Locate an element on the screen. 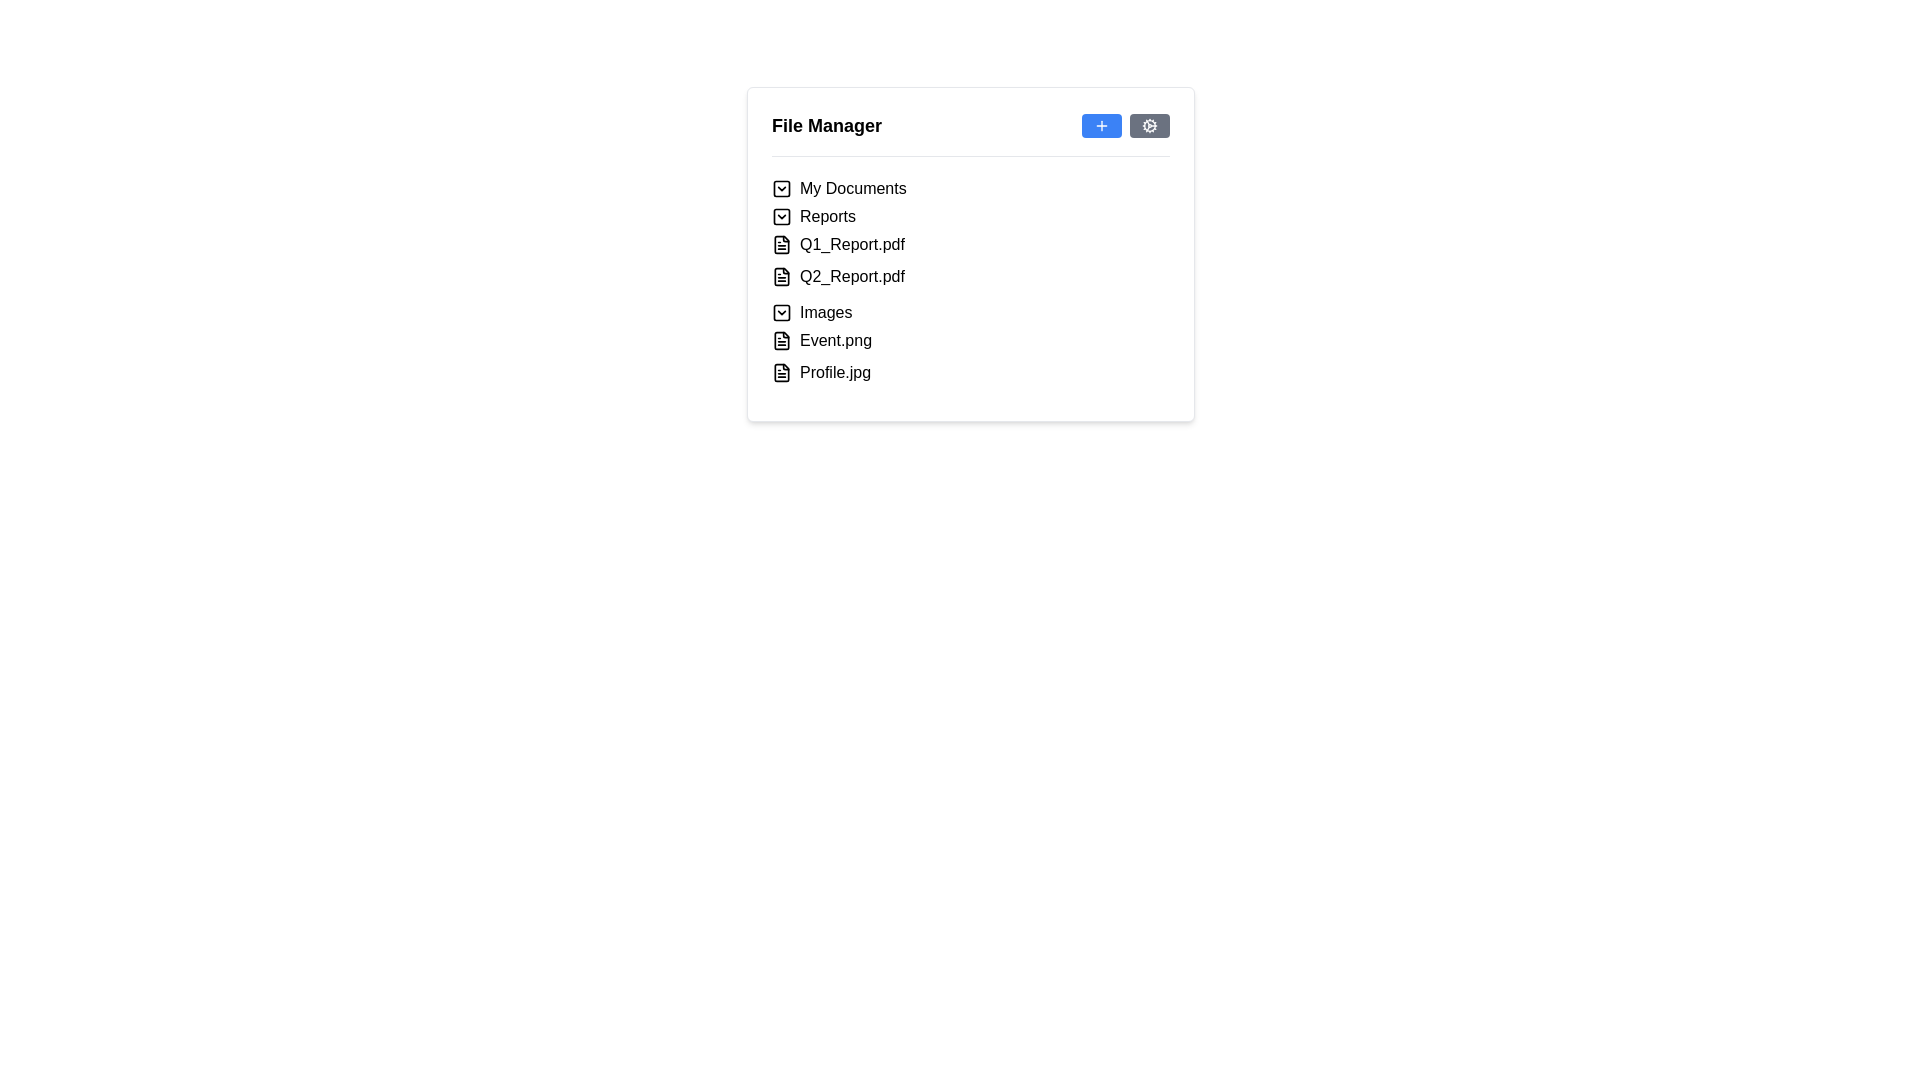 The image size is (1920, 1080). the 'Profile.jpg' file entry is located at coordinates (970, 373).